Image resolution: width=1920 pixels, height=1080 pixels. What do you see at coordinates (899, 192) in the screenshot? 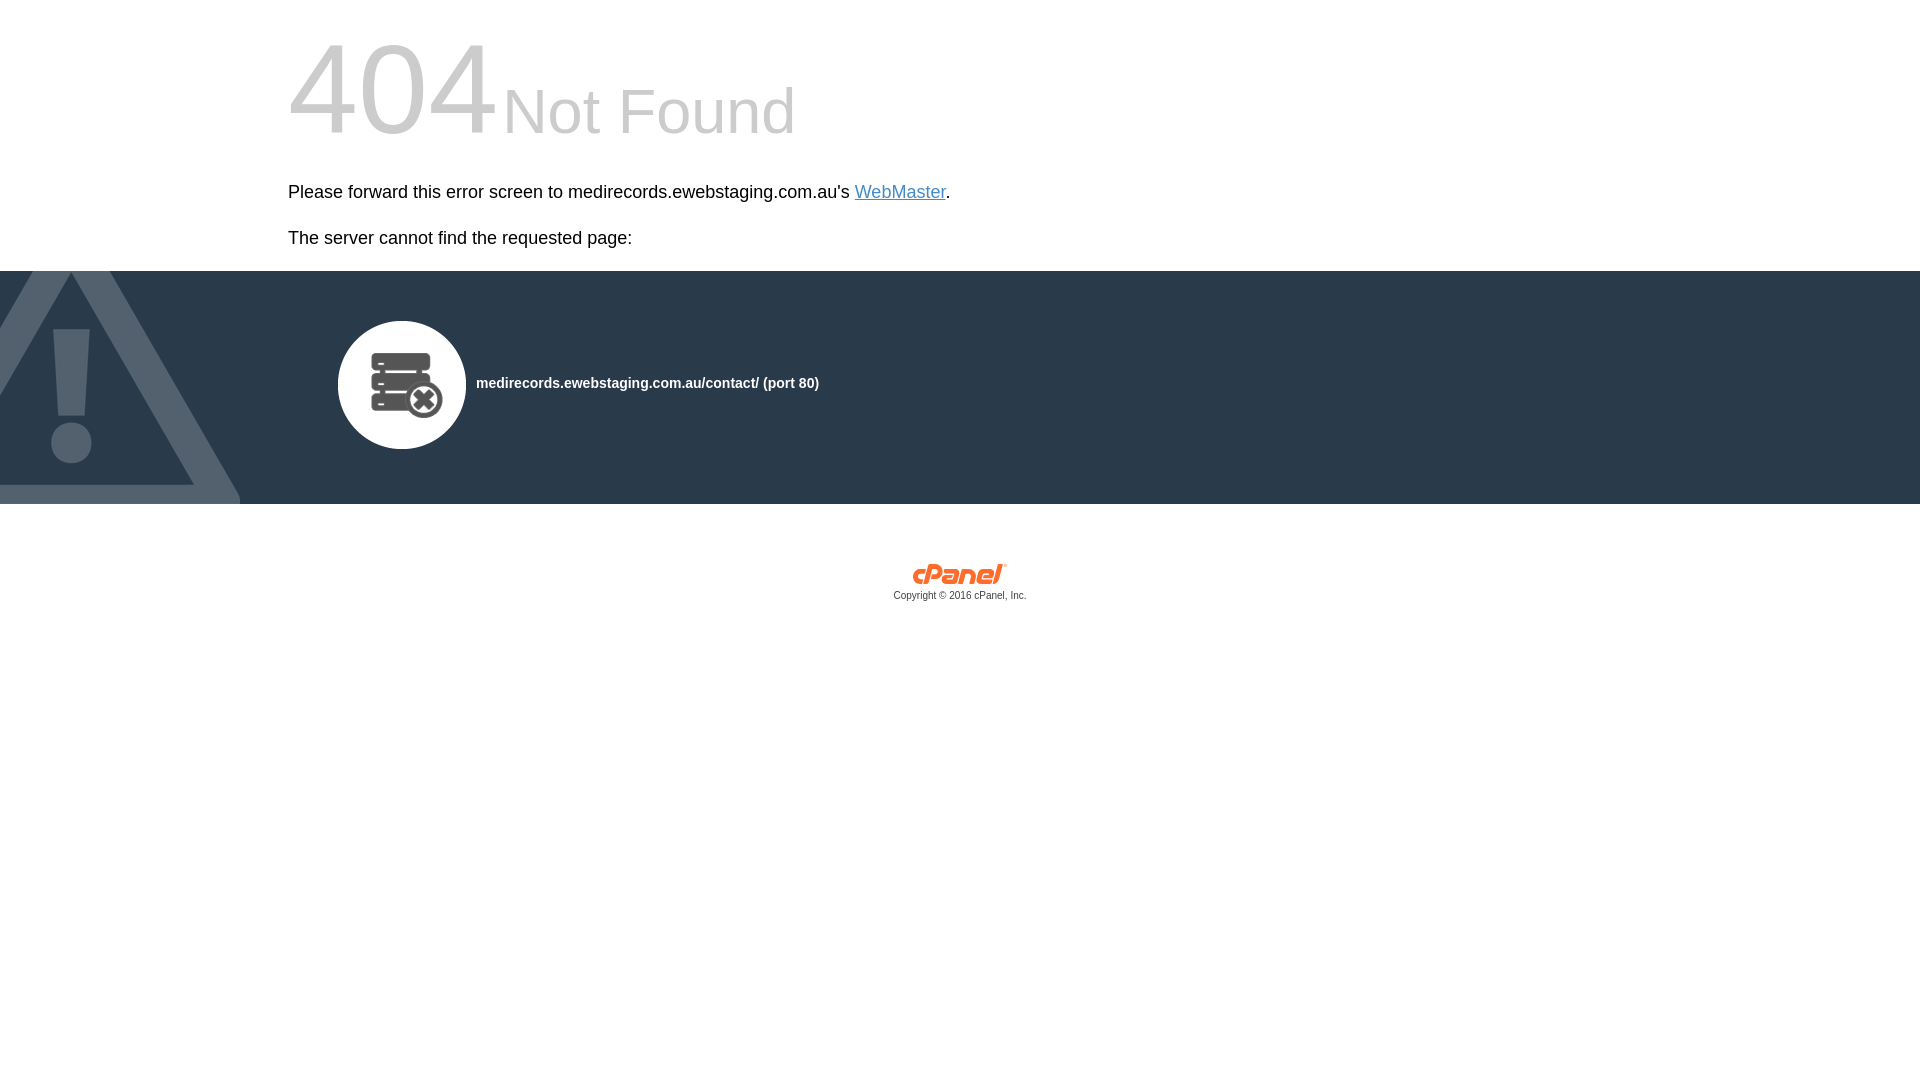
I see `'WebMaster'` at bounding box center [899, 192].